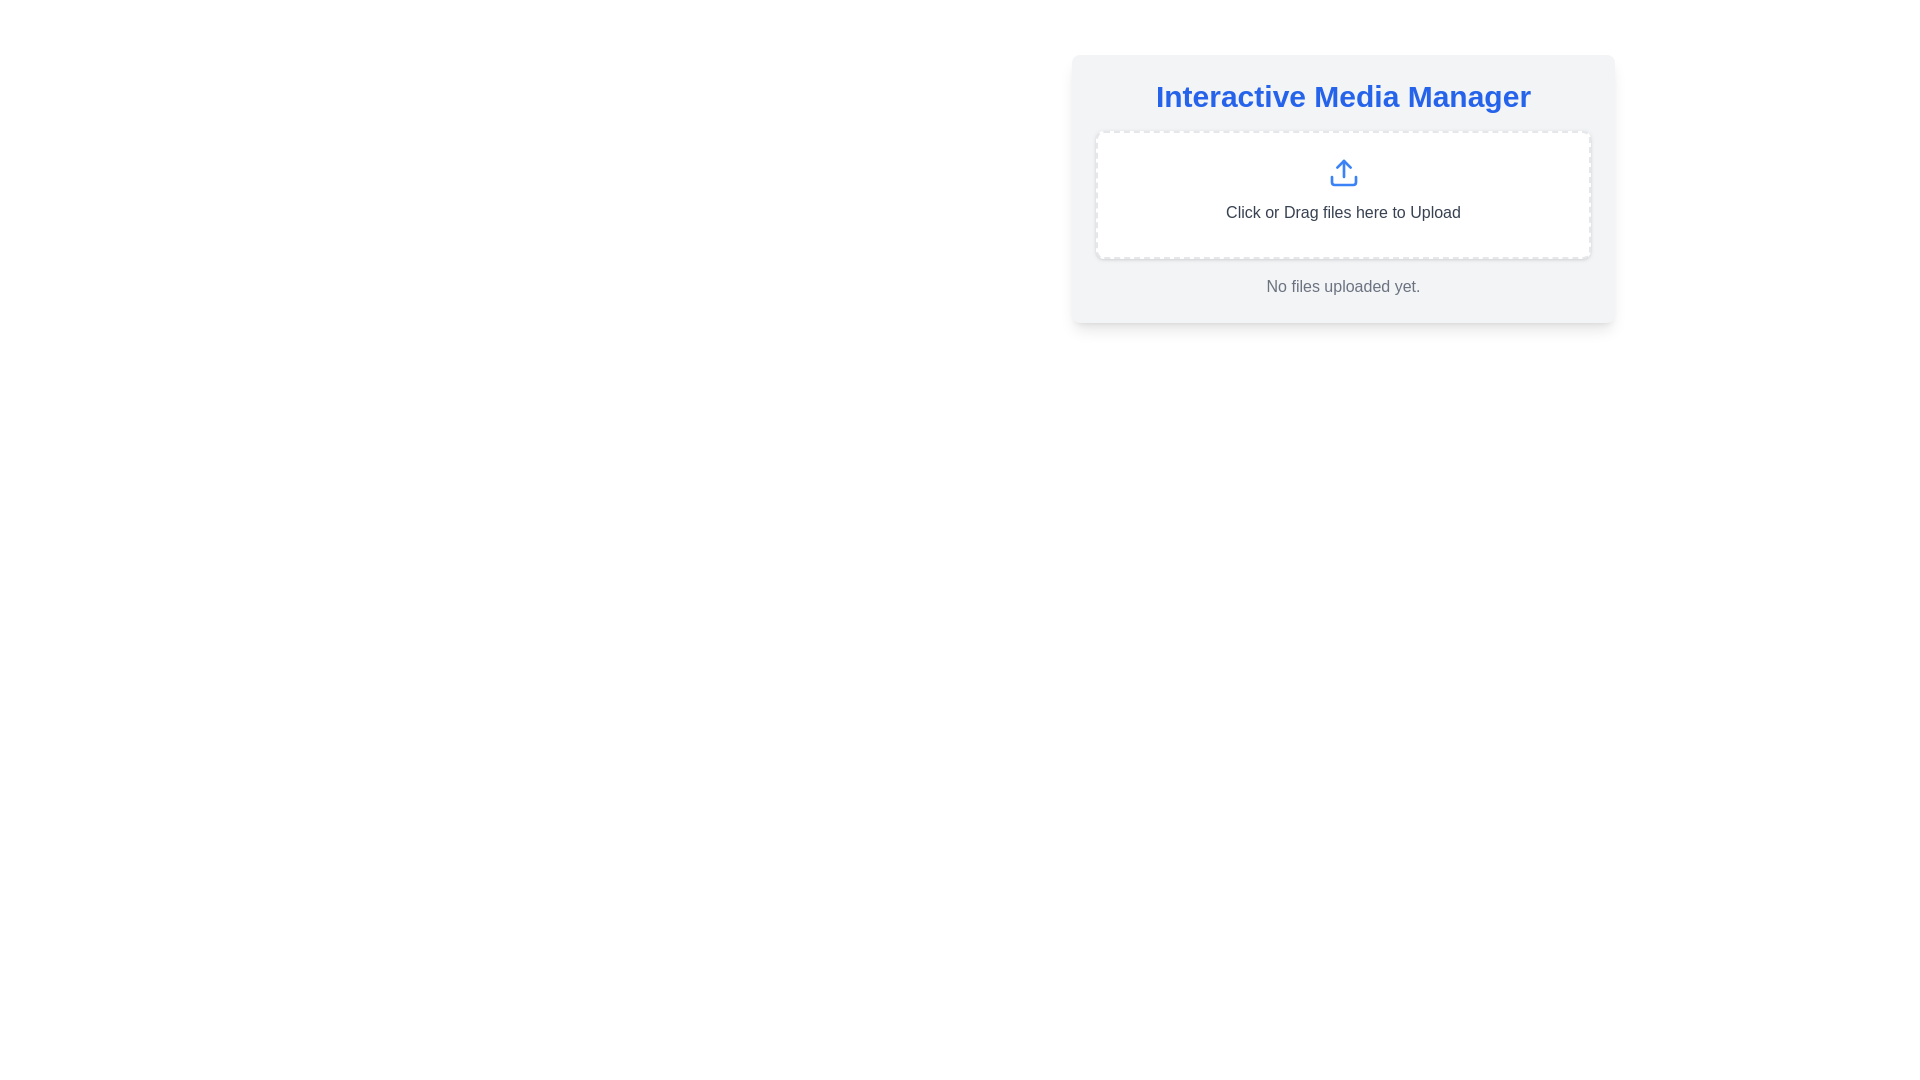 The height and width of the screenshot is (1080, 1920). What do you see at coordinates (1343, 212) in the screenshot?
I see `the text label displaying 'Click or Drag files here to Upload', which is centered beneath the upload icon within a dashed rectangular area` at bounding box center [1343, 212].